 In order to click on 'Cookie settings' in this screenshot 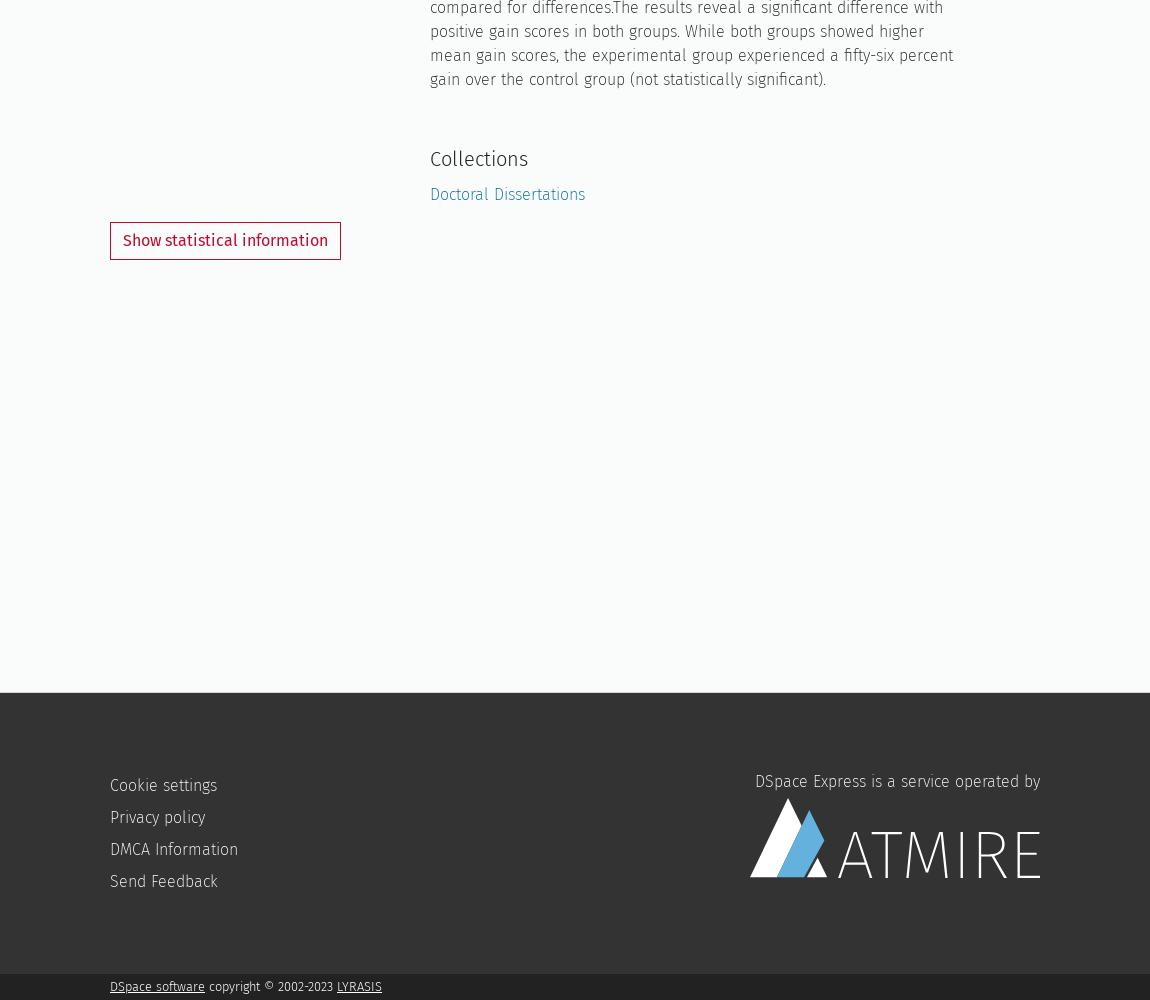, I will do `click(109, 784)`.